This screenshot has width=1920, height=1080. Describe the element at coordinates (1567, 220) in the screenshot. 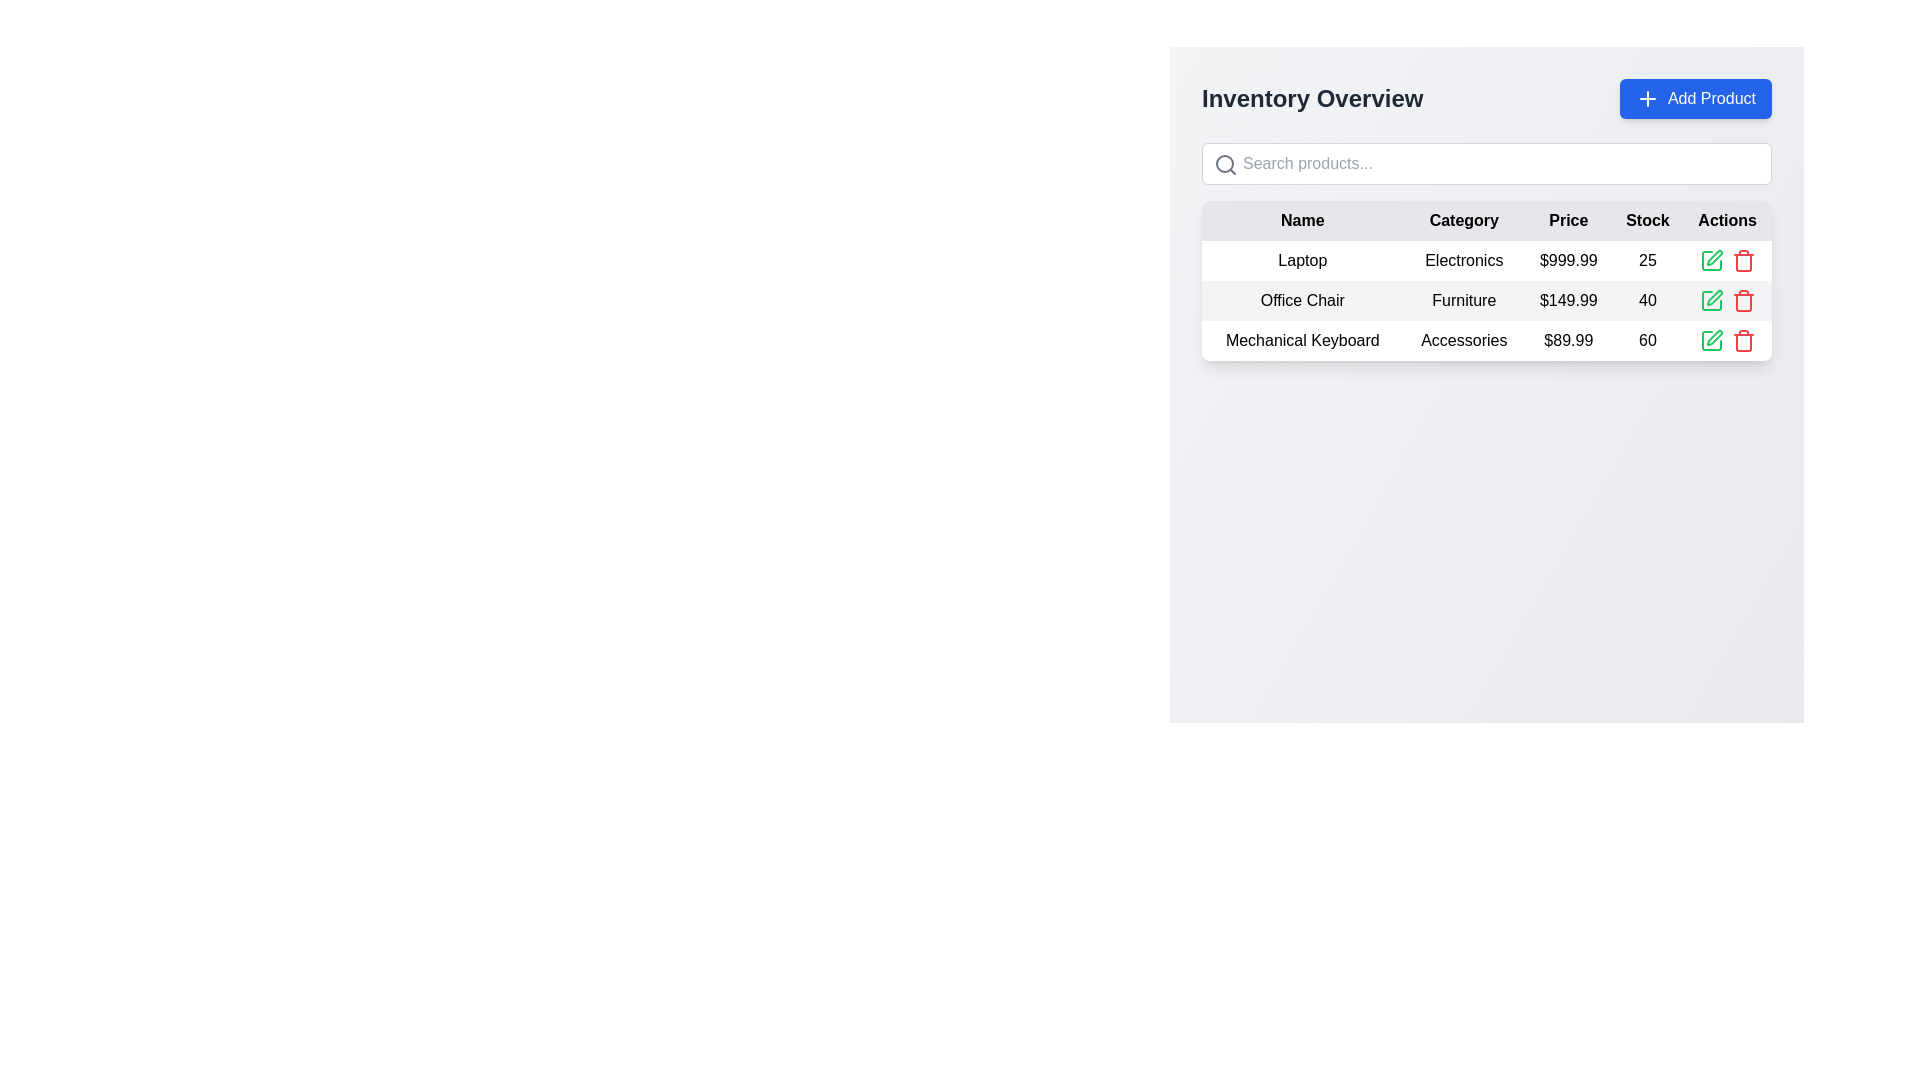

I see `the 'Price' column header in the table which indicates that the column contains pricing information for the respective items listed below` at that location.